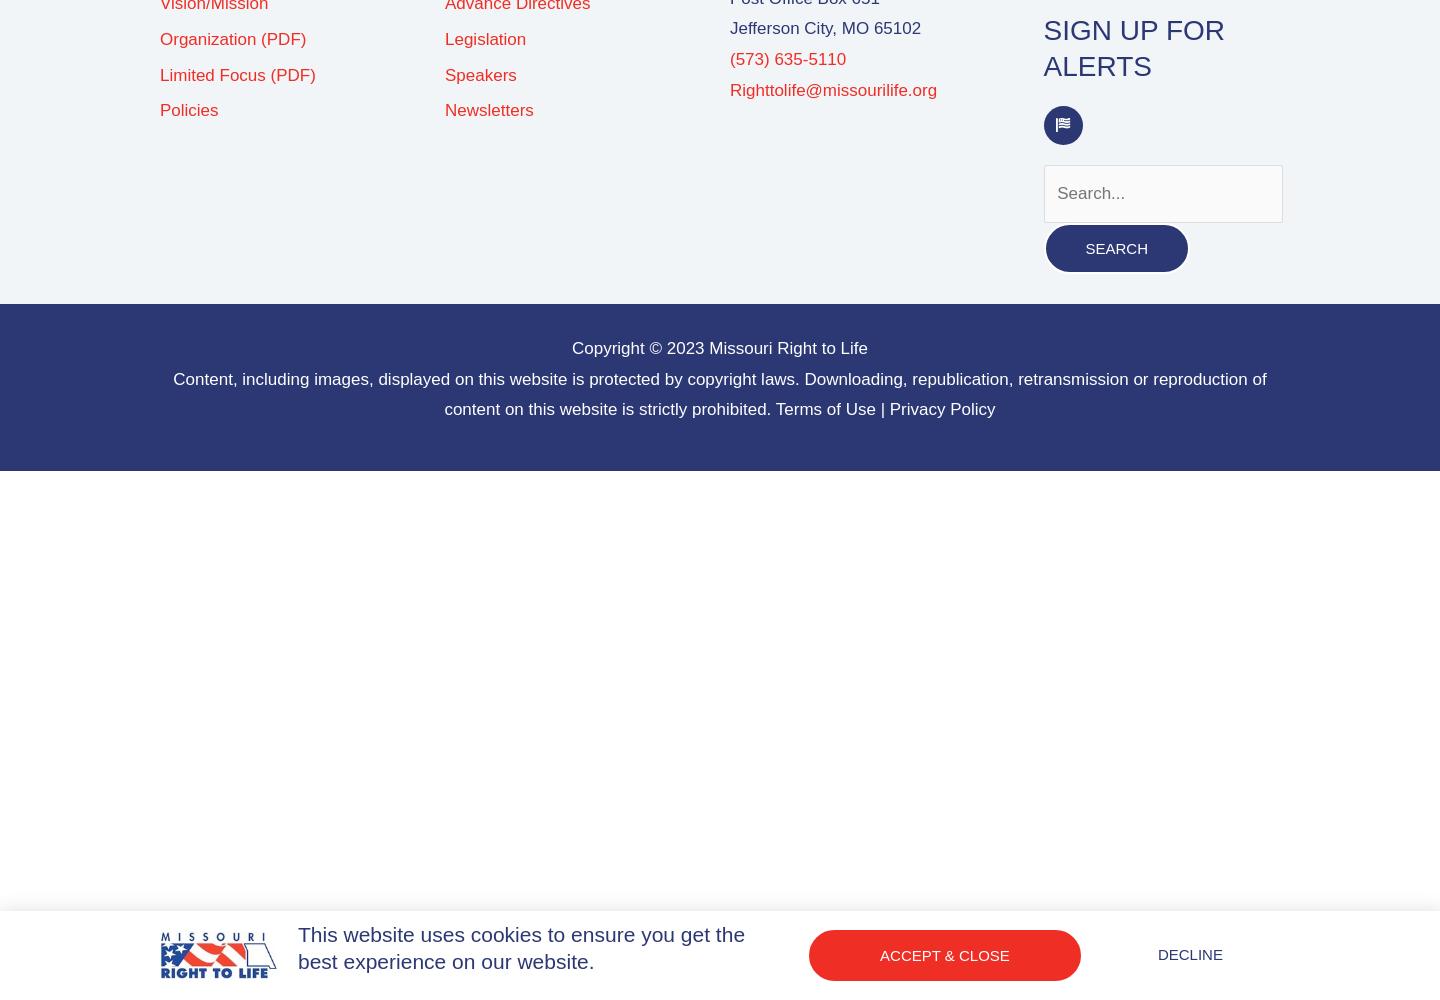  What do you see at coordinates (237, 73) in the screenshot?
I see `'Limited Focus (PDF)'` at bounding box center [237, 73].